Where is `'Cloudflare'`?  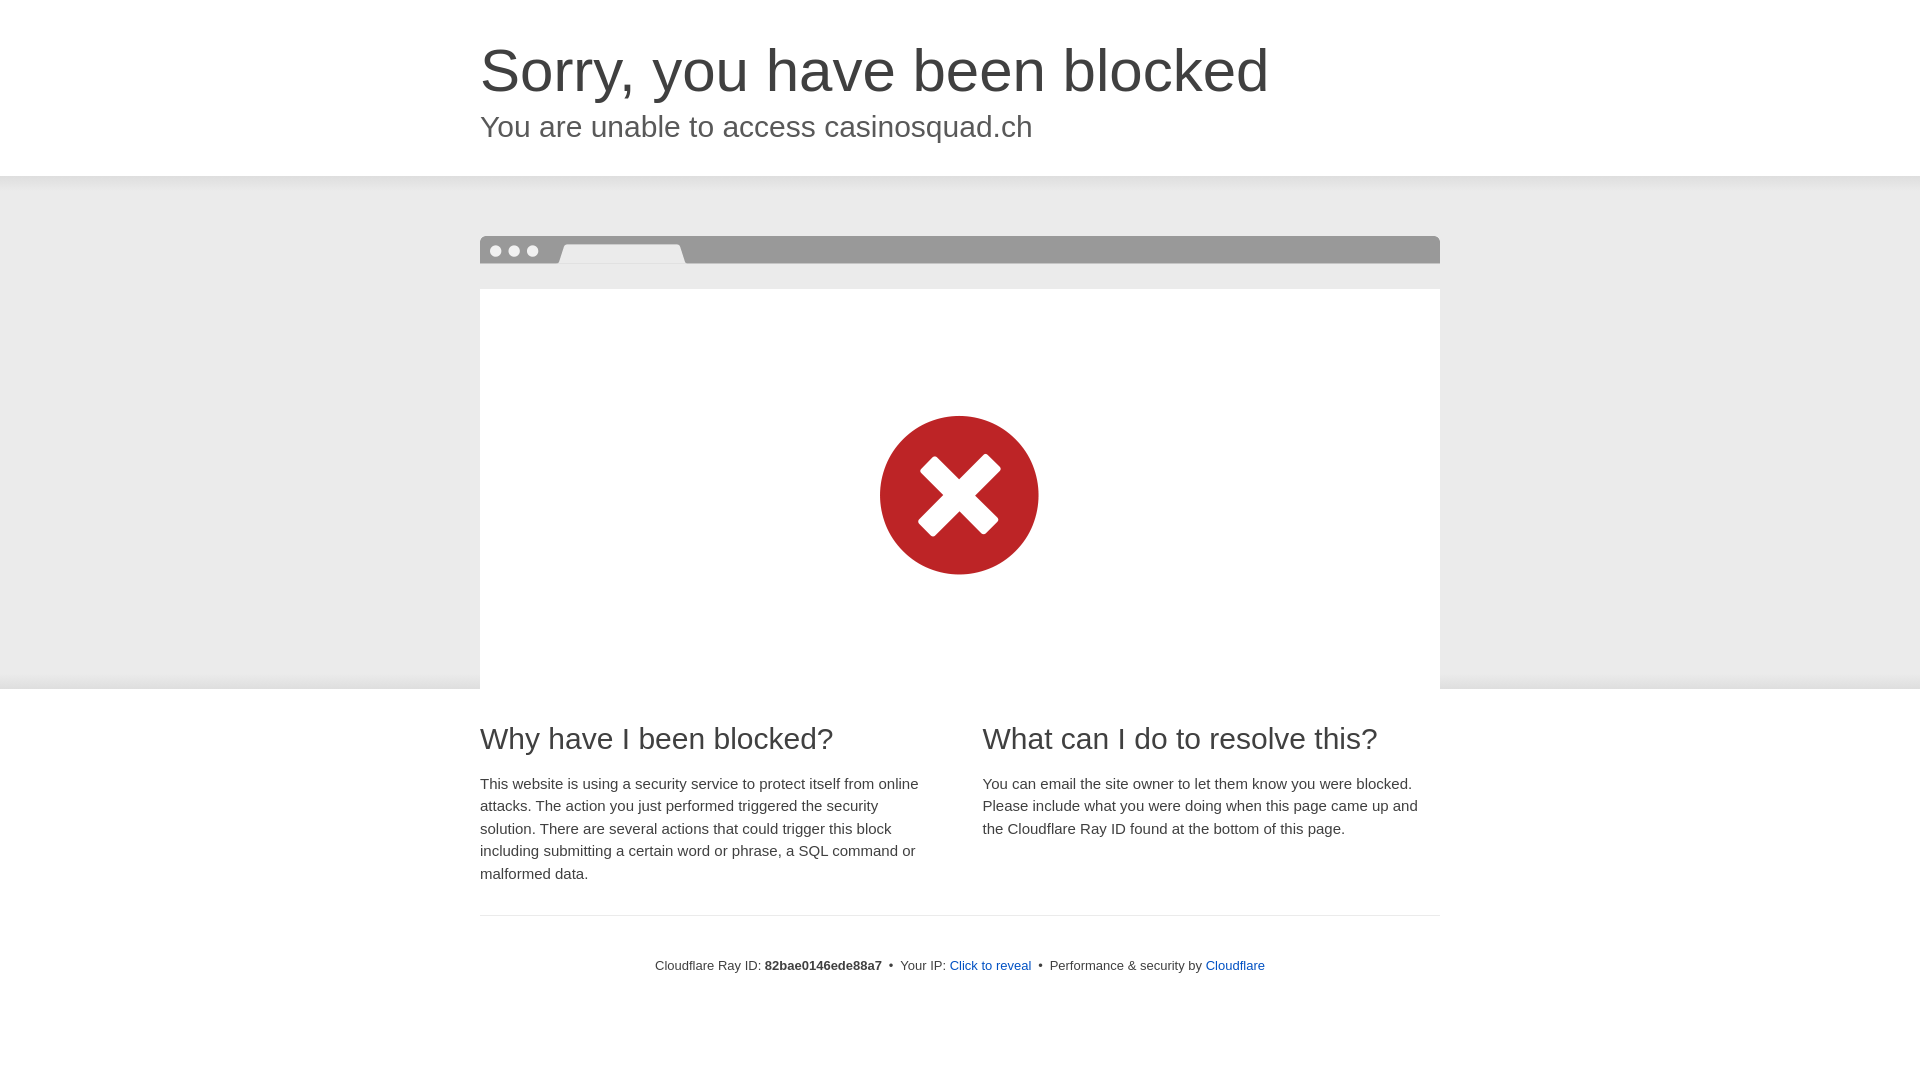
'Cloudflare' is located at coordinates (1234, 964).